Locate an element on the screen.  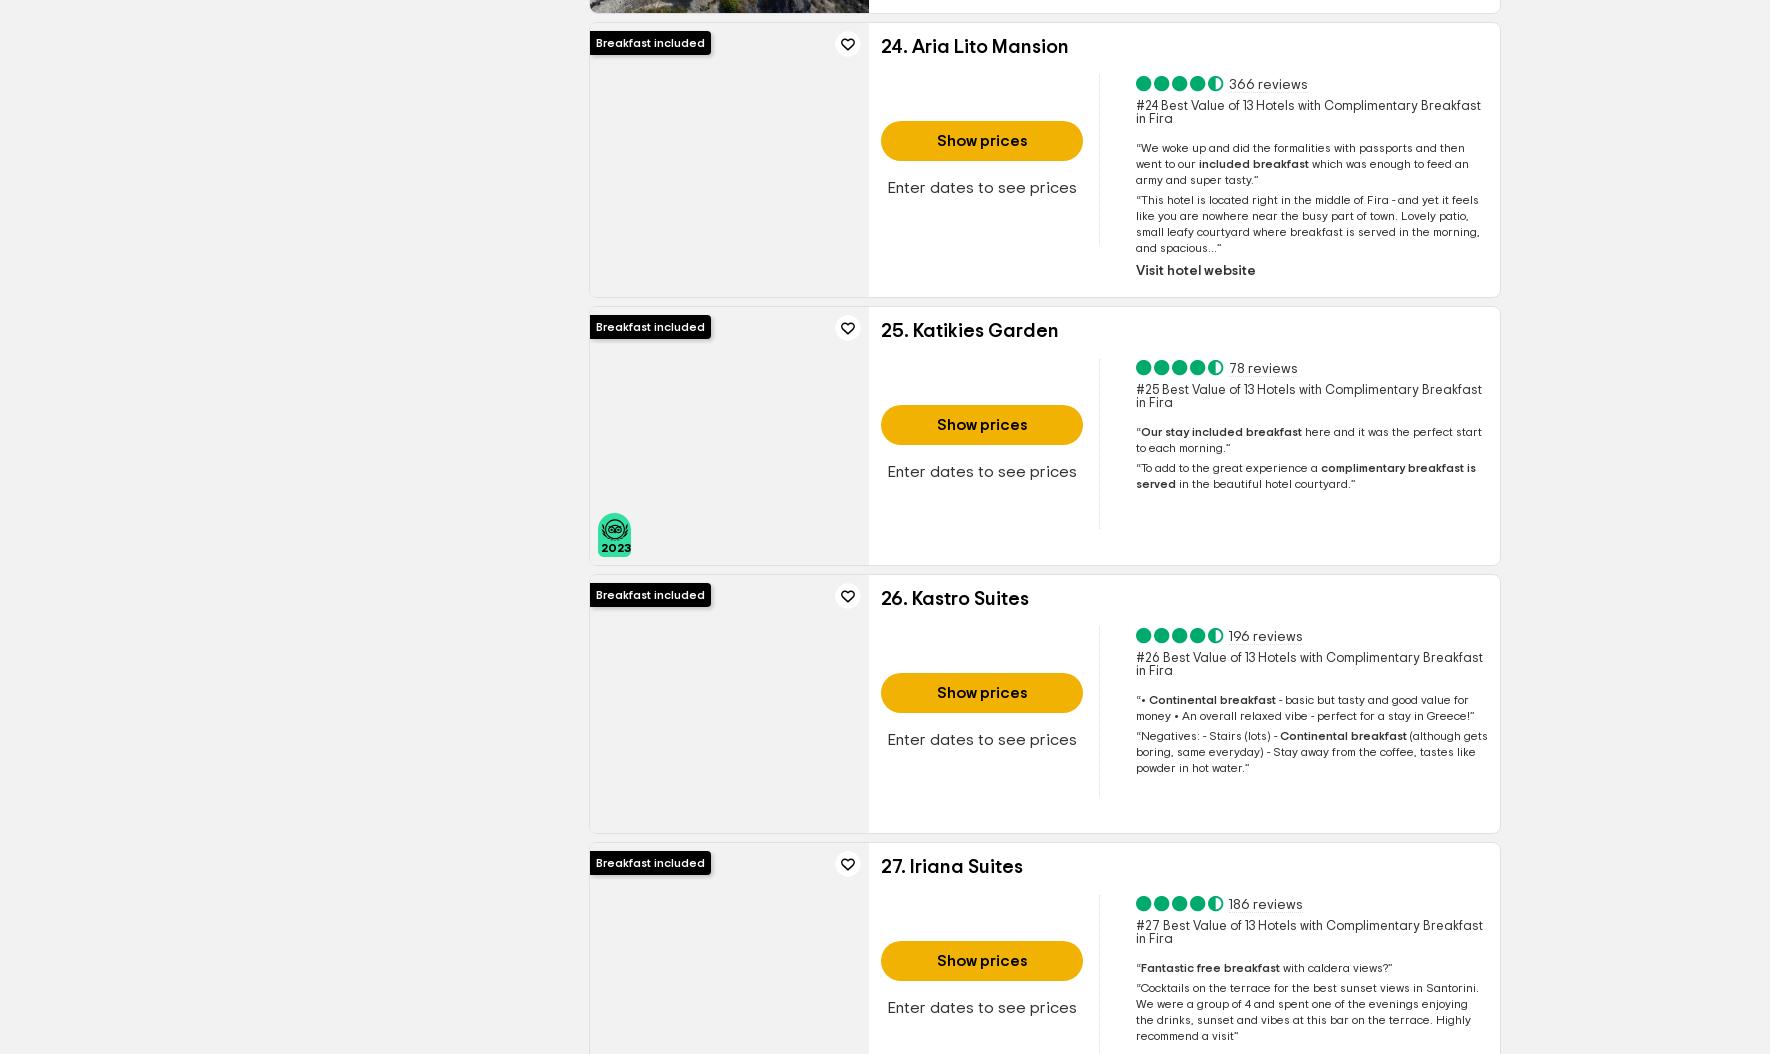
'24. Aria Lito Mansion' is located at coordinates (973, 47).